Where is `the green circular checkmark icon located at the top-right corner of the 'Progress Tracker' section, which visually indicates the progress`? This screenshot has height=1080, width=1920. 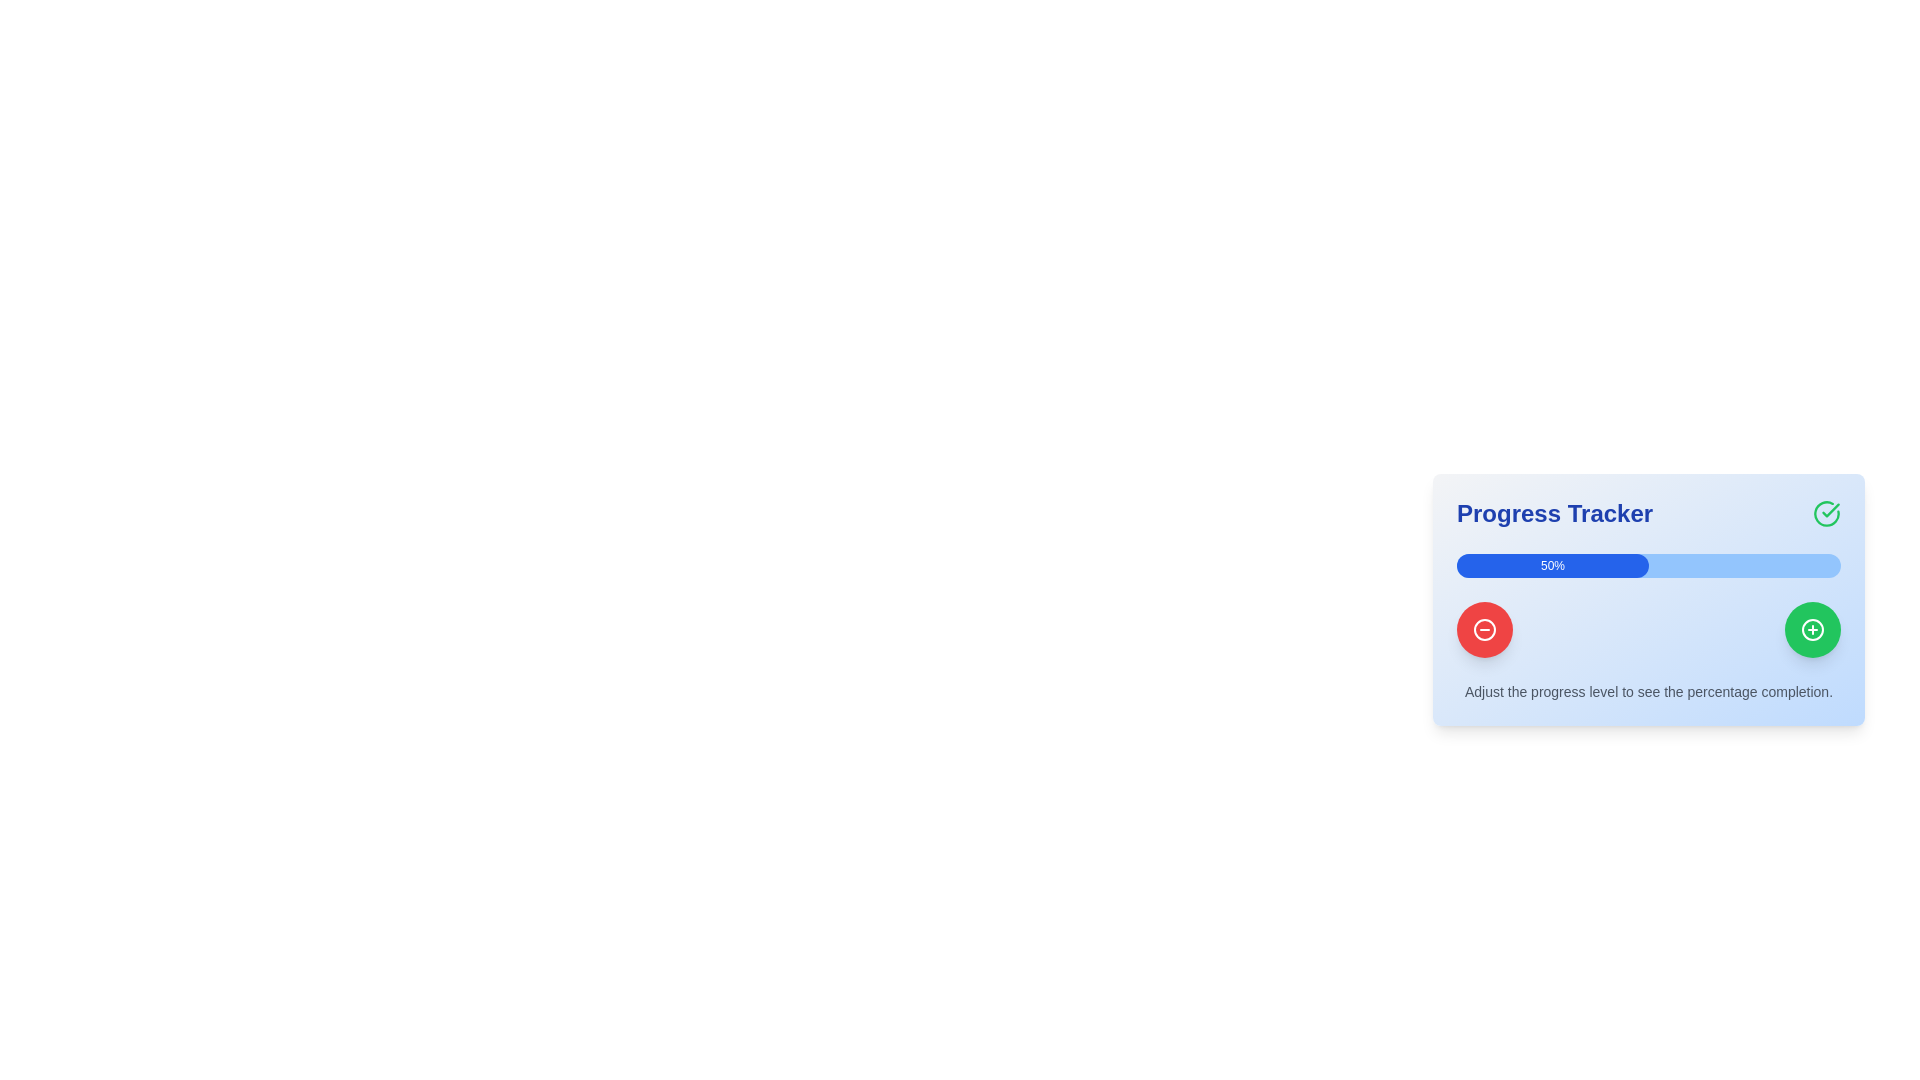 the green circular checkmark icon located at the top-right corner of the 'Progress Tracker' section, which visually indicates the progress is located at coordinates (1827, 512).